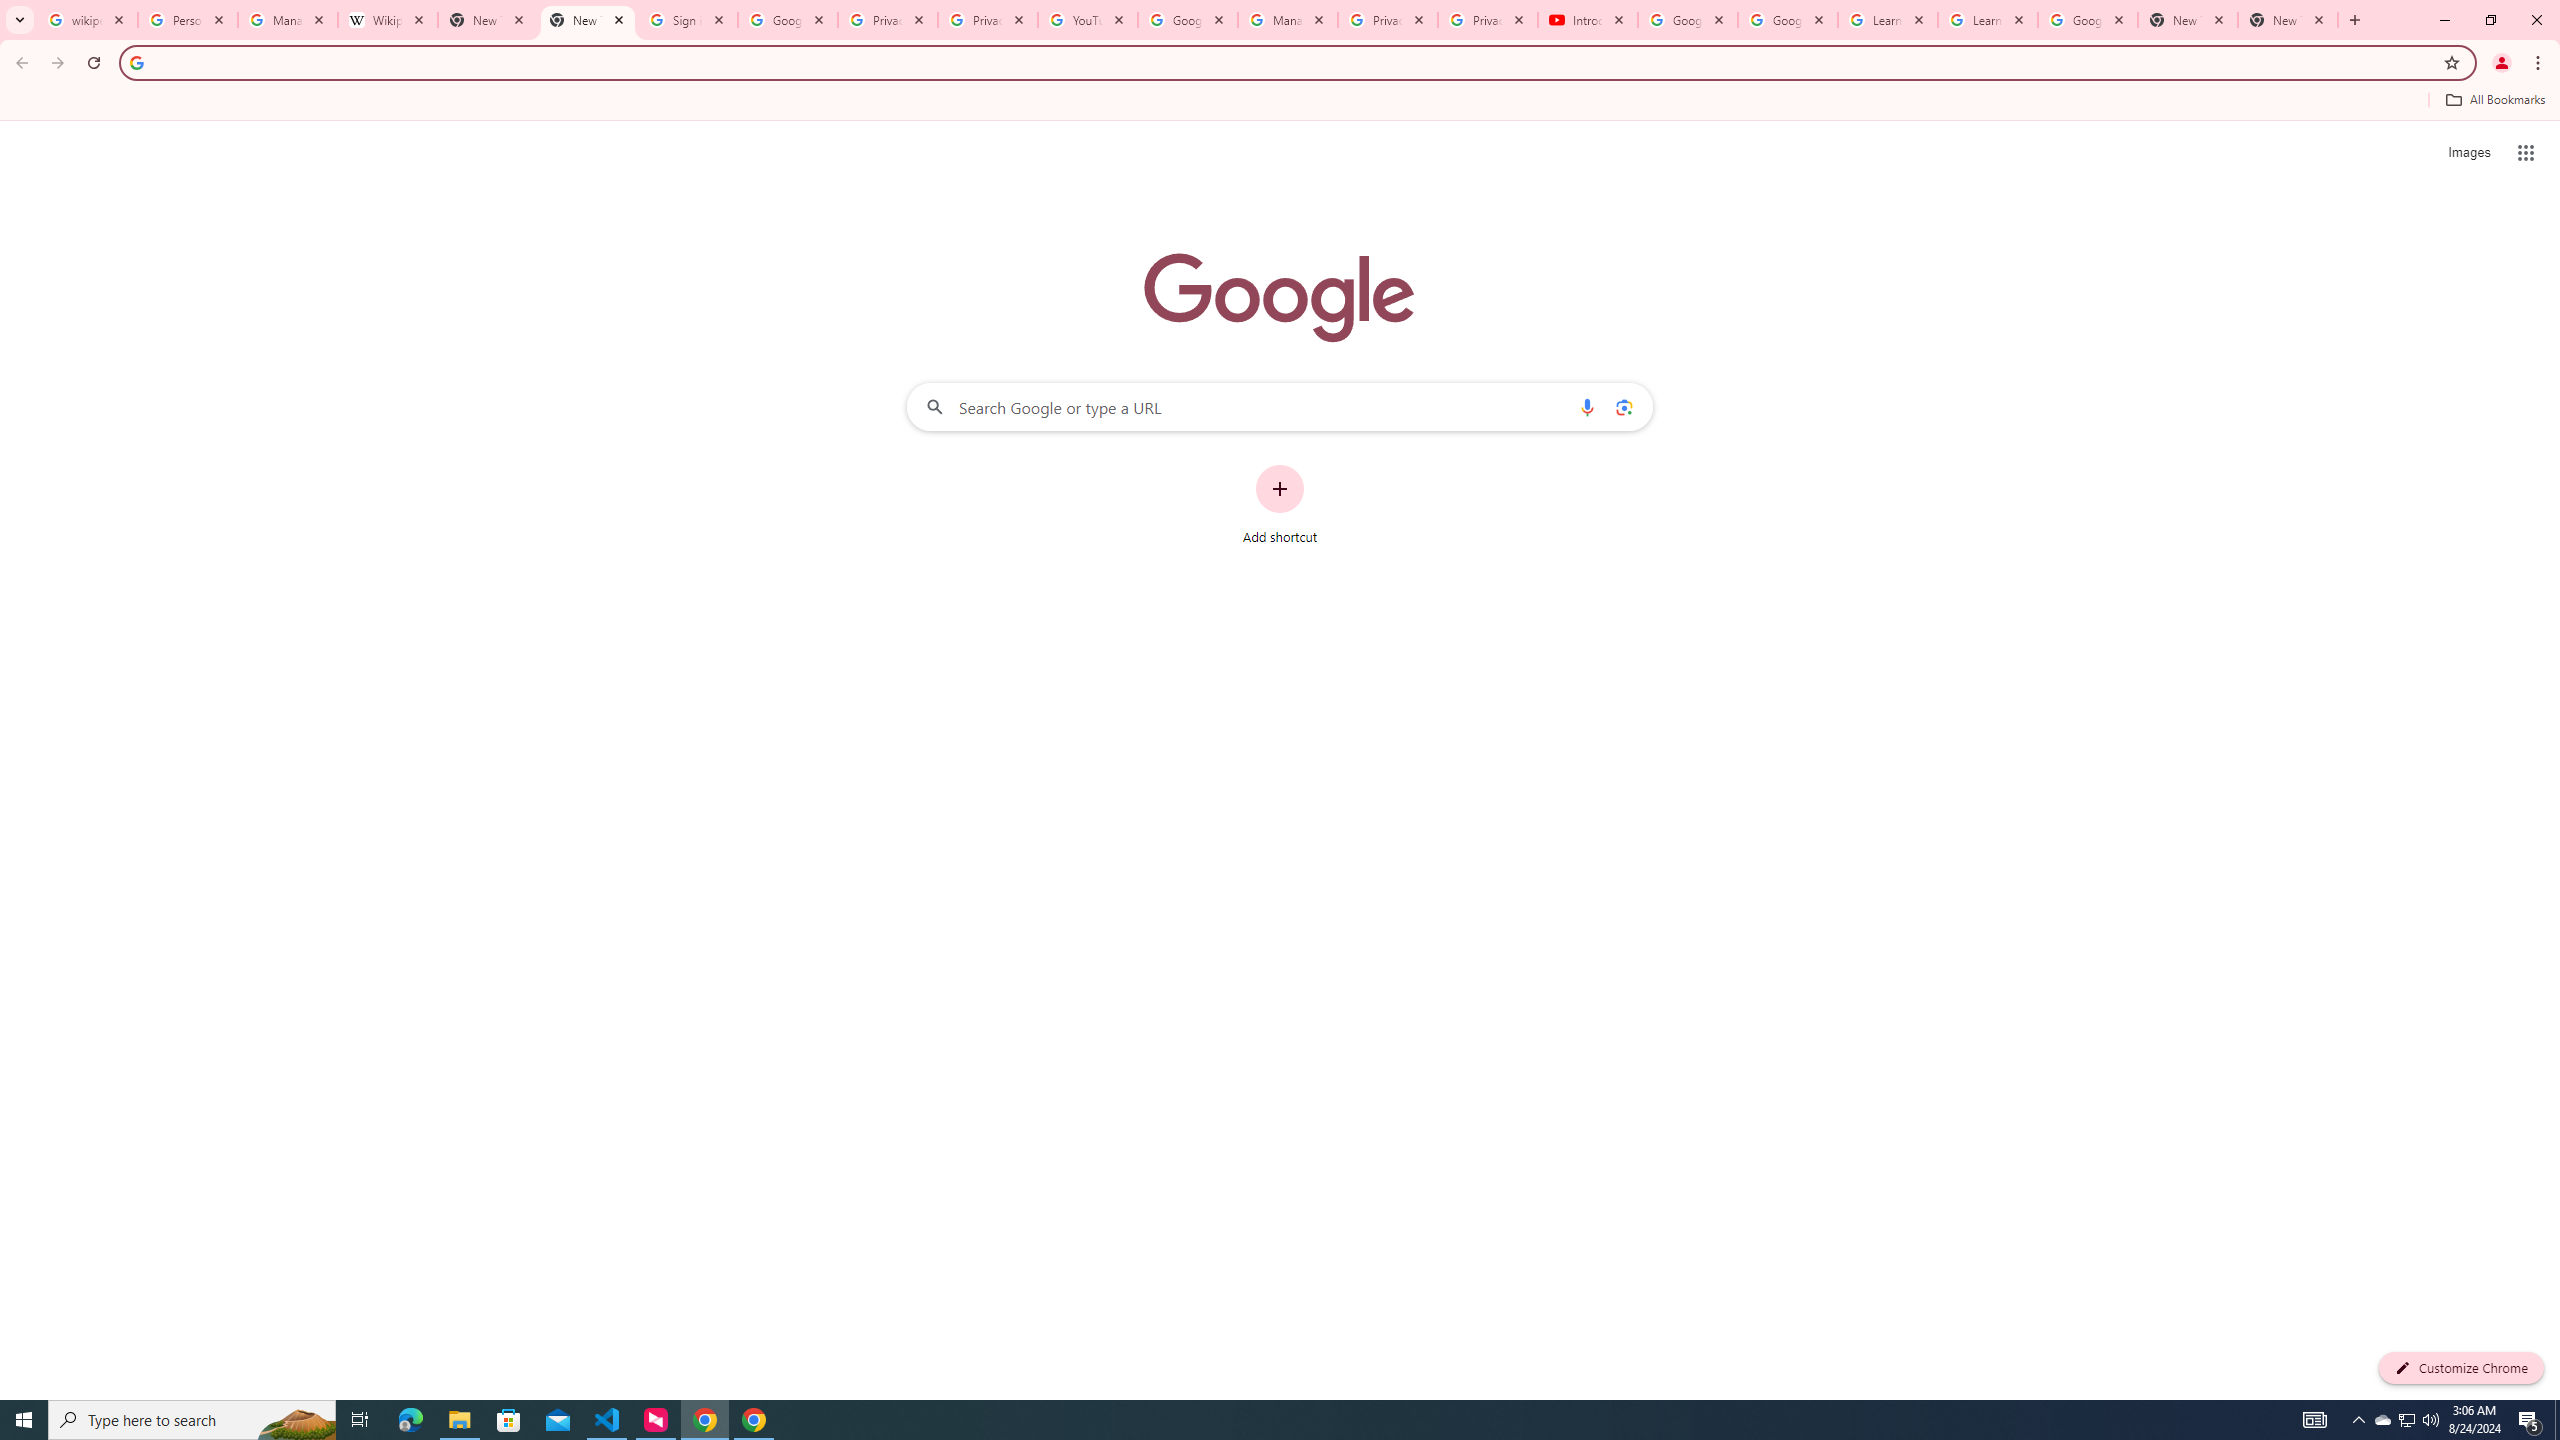 This screenshot has height=1440, width=2560. What do you see at coordinates (1687, 19) in the screenshot?
I see `'Google Account Help'` at bounding box center [1687, 19].